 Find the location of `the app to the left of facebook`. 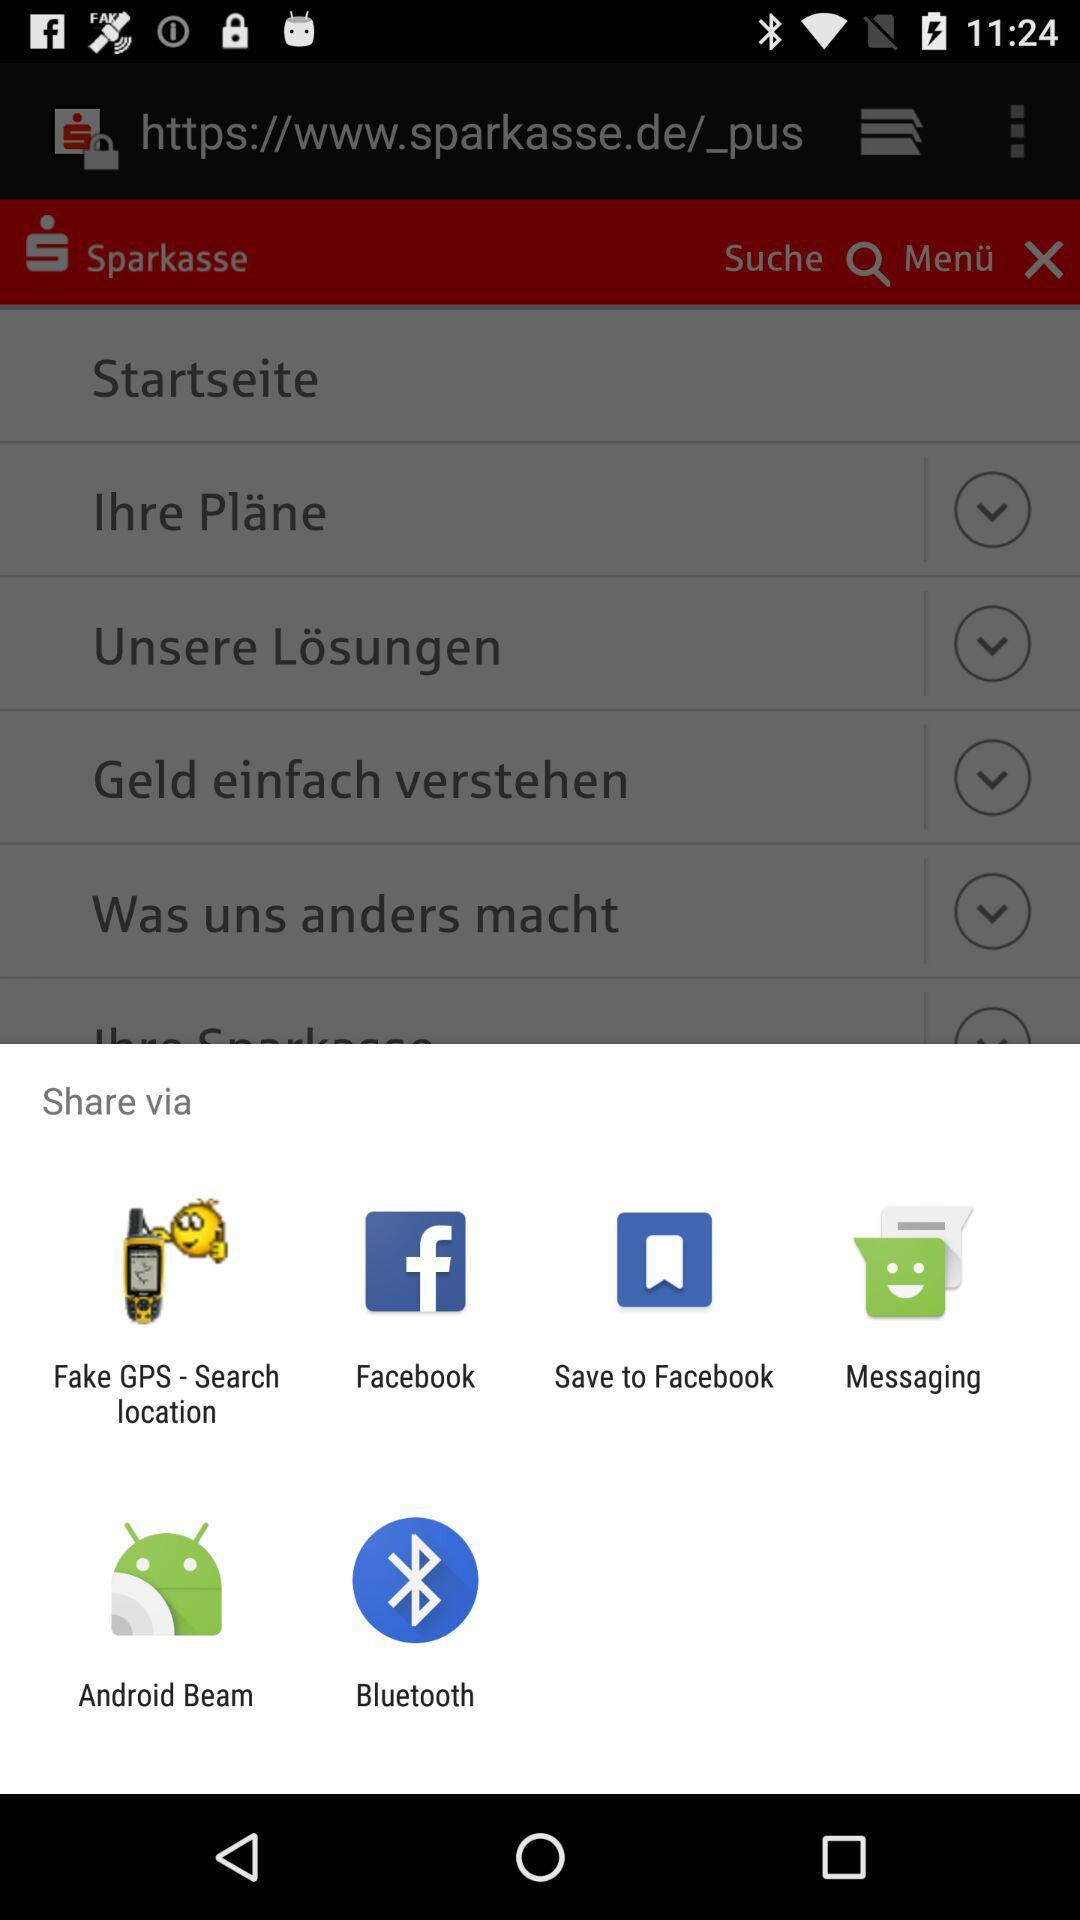

the app to the left of facebook is located at coordinates (165, 1392).